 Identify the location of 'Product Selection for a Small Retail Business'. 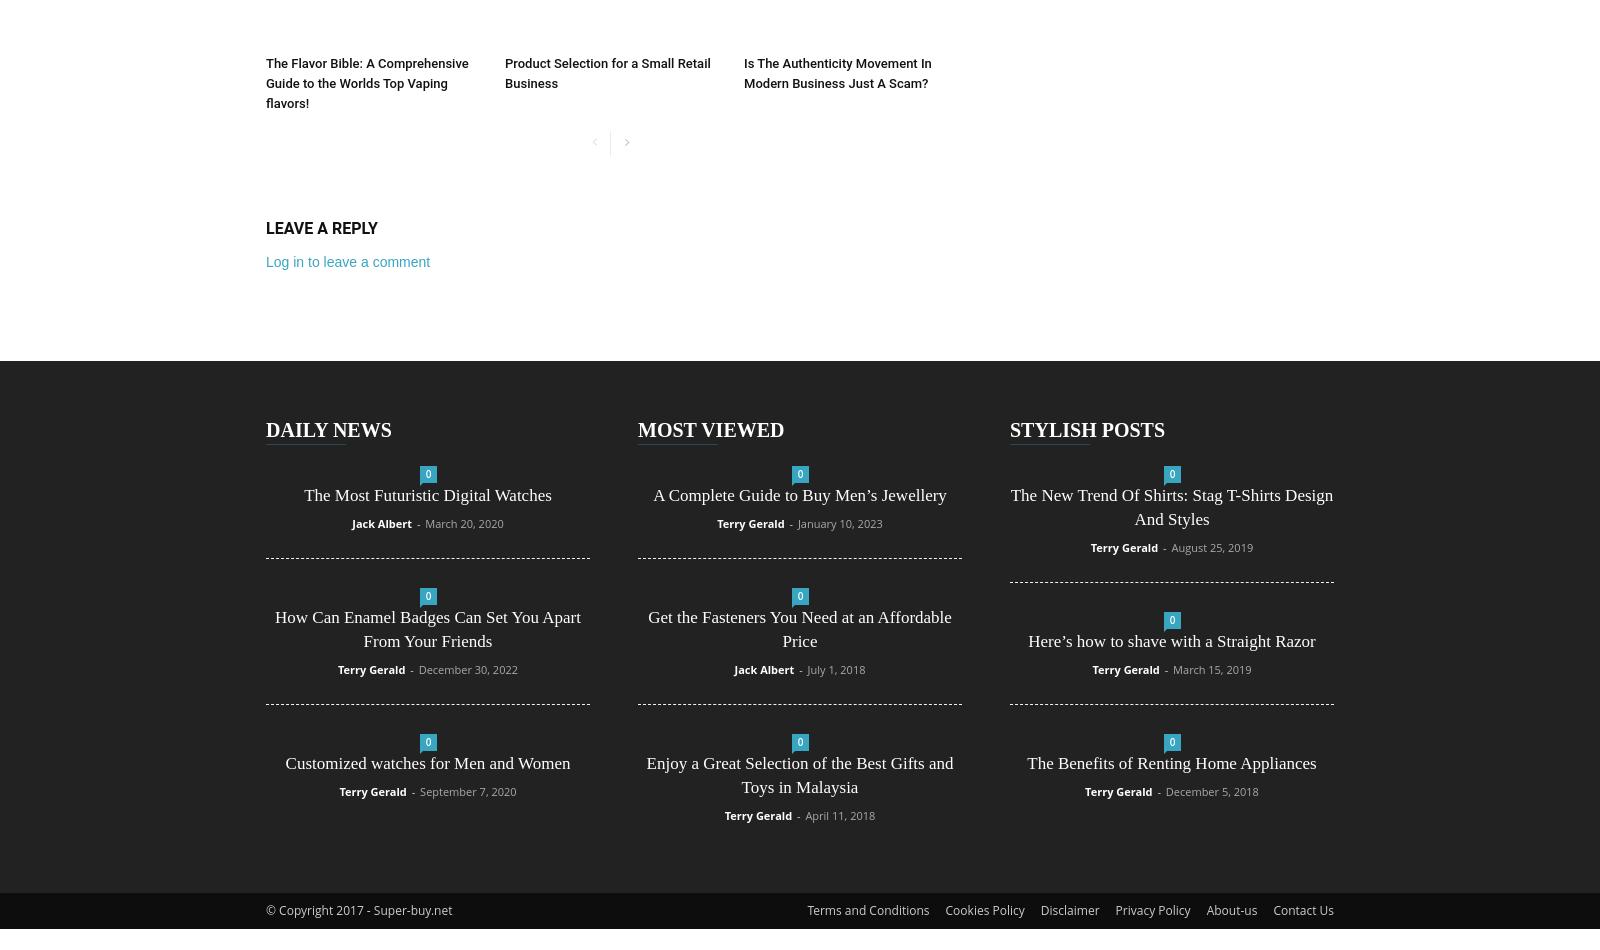
(503, 72).